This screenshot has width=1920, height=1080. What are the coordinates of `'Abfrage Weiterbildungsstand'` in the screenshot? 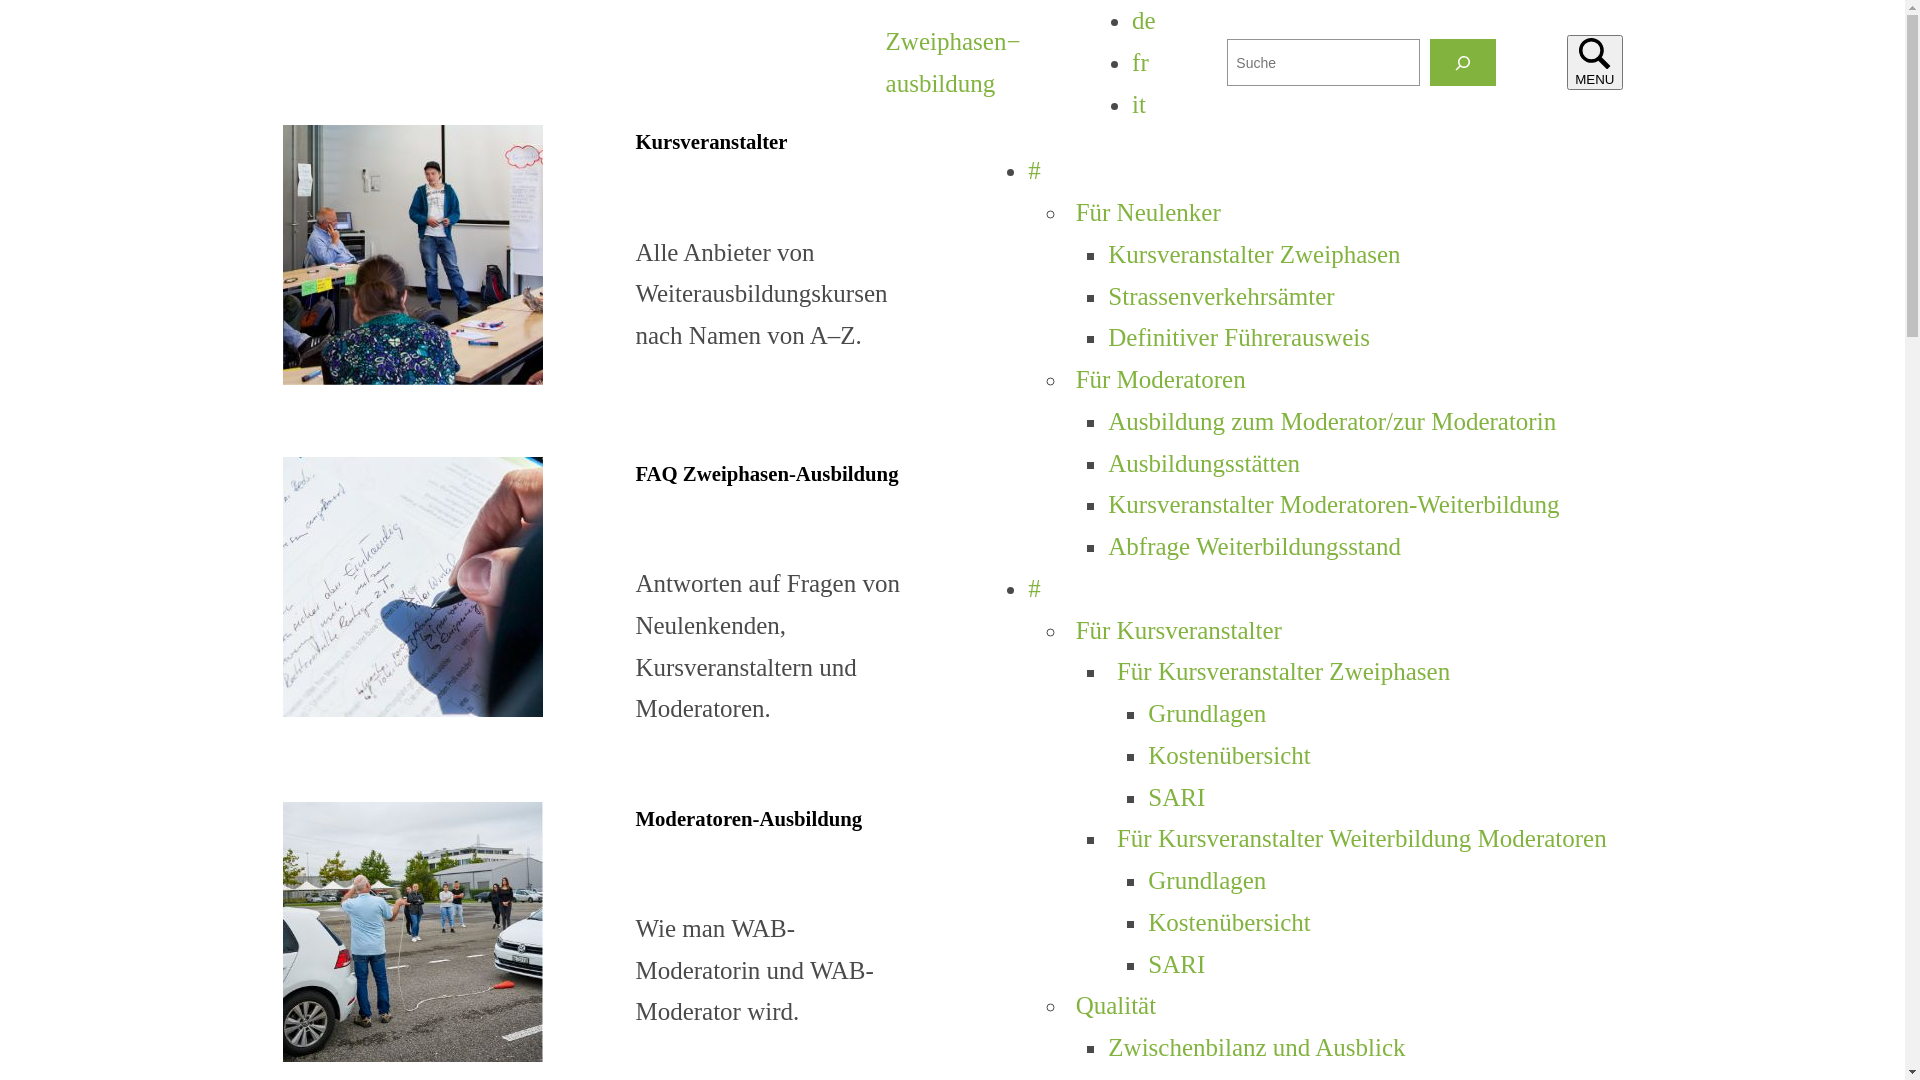 It's located at (1253, 546).